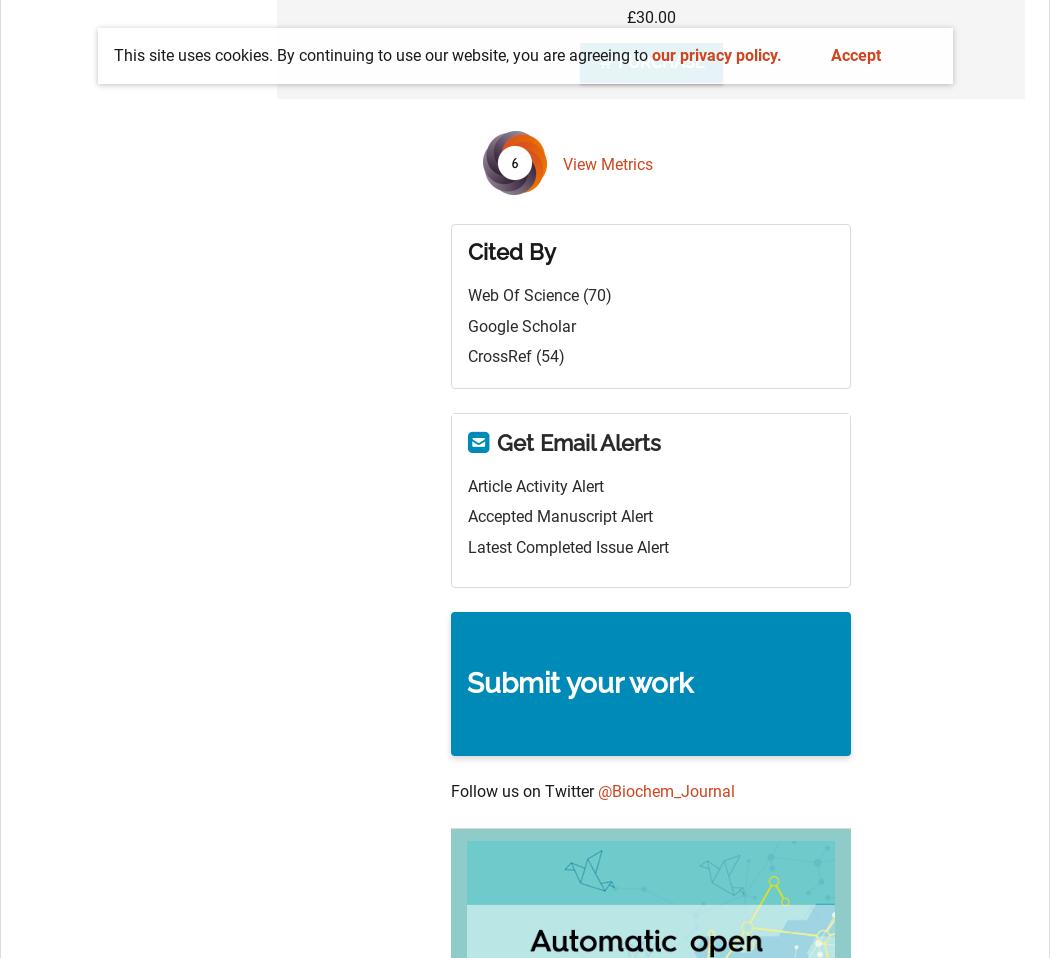 The height and width of the screenshot is (958, 1050). Describe the element at coordinates (560, 515) in the screenshot. I see `'Accepted Manuscript Alert'` at that location.